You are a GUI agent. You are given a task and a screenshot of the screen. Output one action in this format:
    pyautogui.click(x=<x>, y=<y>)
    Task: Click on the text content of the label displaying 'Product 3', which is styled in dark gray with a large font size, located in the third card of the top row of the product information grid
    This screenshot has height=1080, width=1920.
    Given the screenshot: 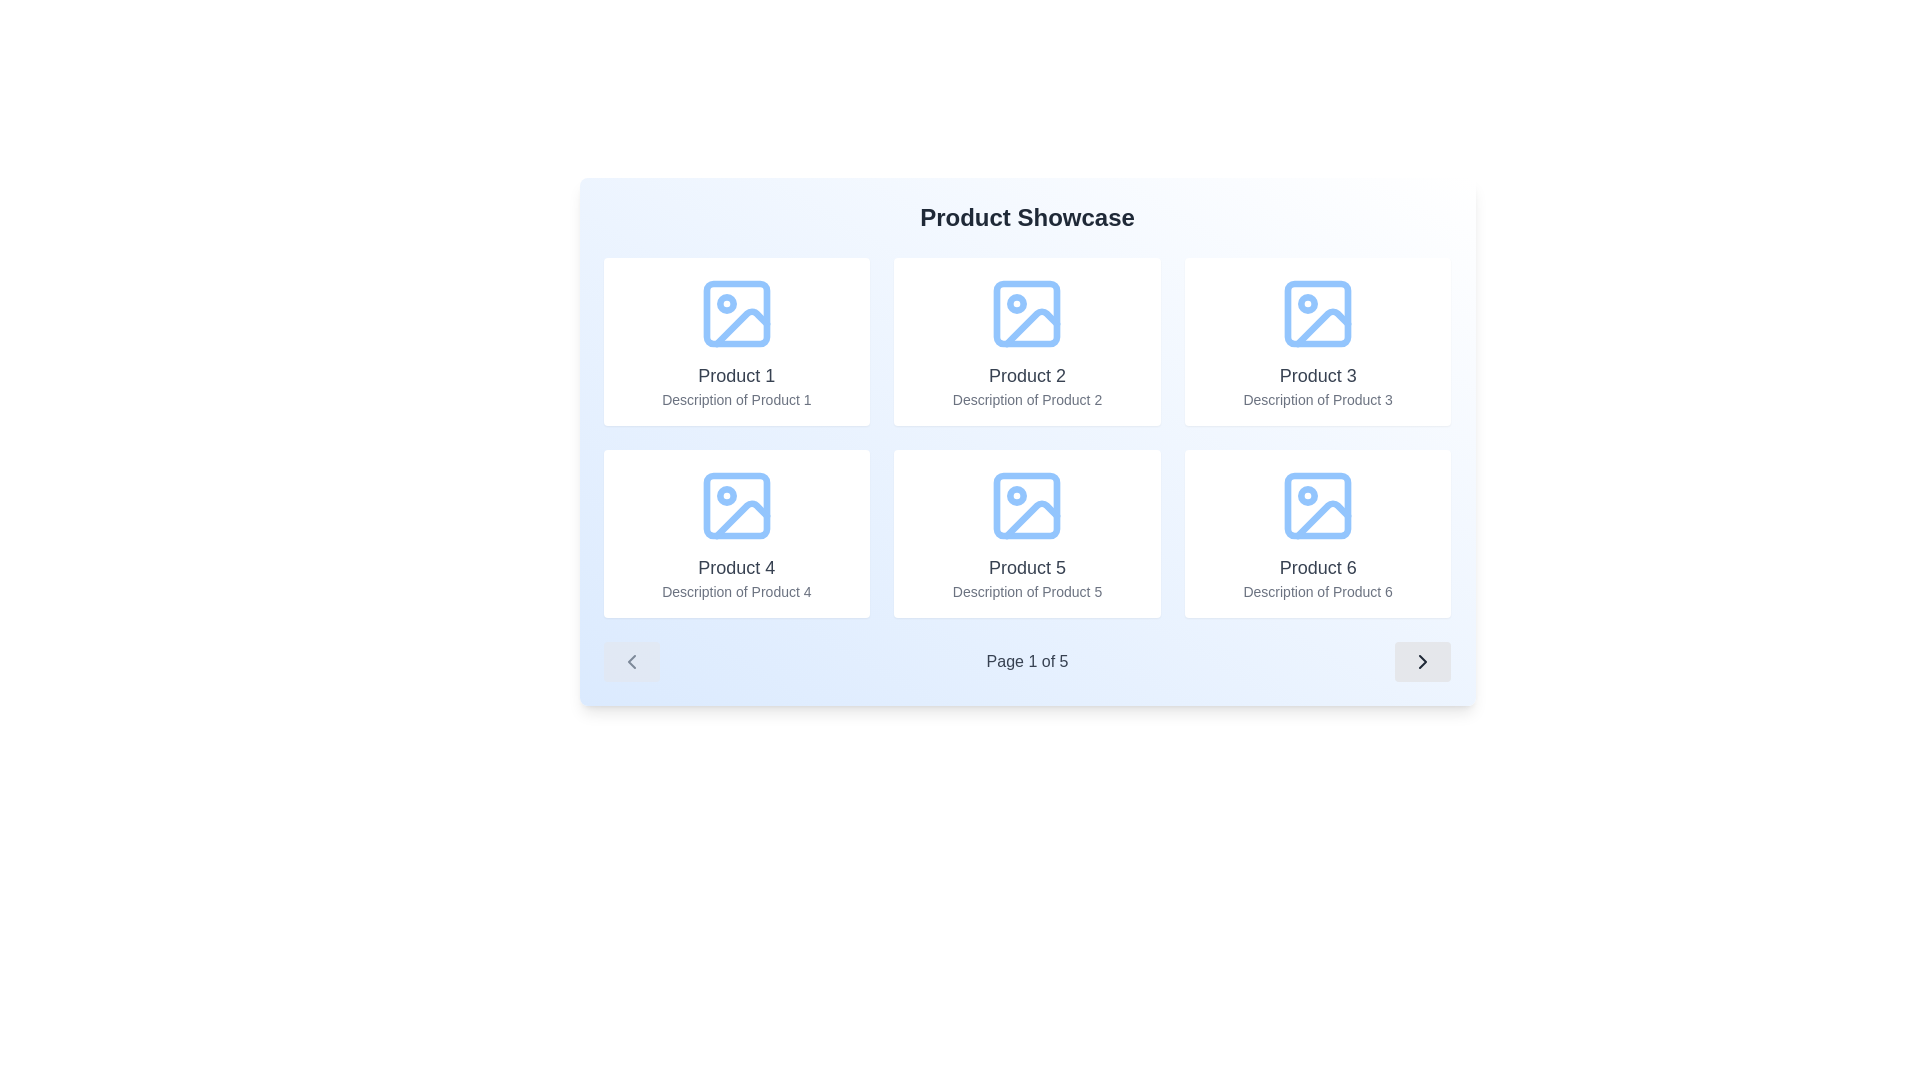 What is the action you would take?
    pyautogui.click(x=1318, y=375)
    